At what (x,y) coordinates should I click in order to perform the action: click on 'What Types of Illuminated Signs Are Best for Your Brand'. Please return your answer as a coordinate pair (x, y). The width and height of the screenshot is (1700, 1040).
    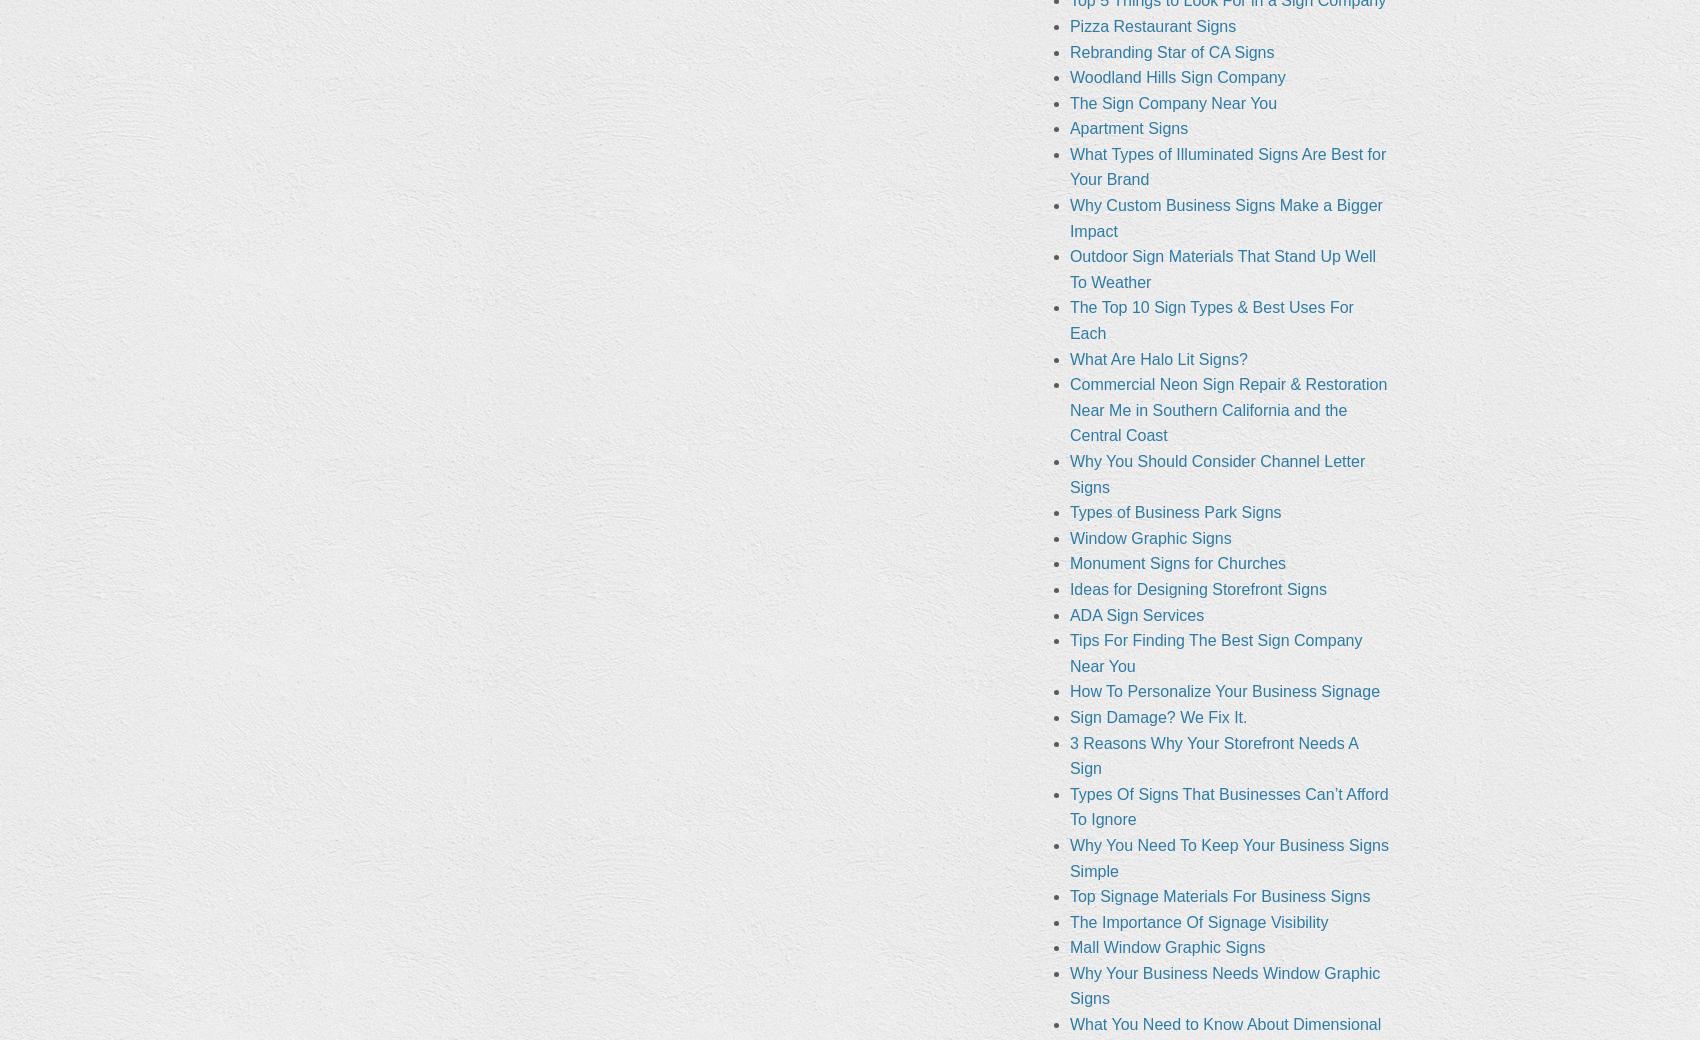
    Looking at the image, I should click on (1226, 166).